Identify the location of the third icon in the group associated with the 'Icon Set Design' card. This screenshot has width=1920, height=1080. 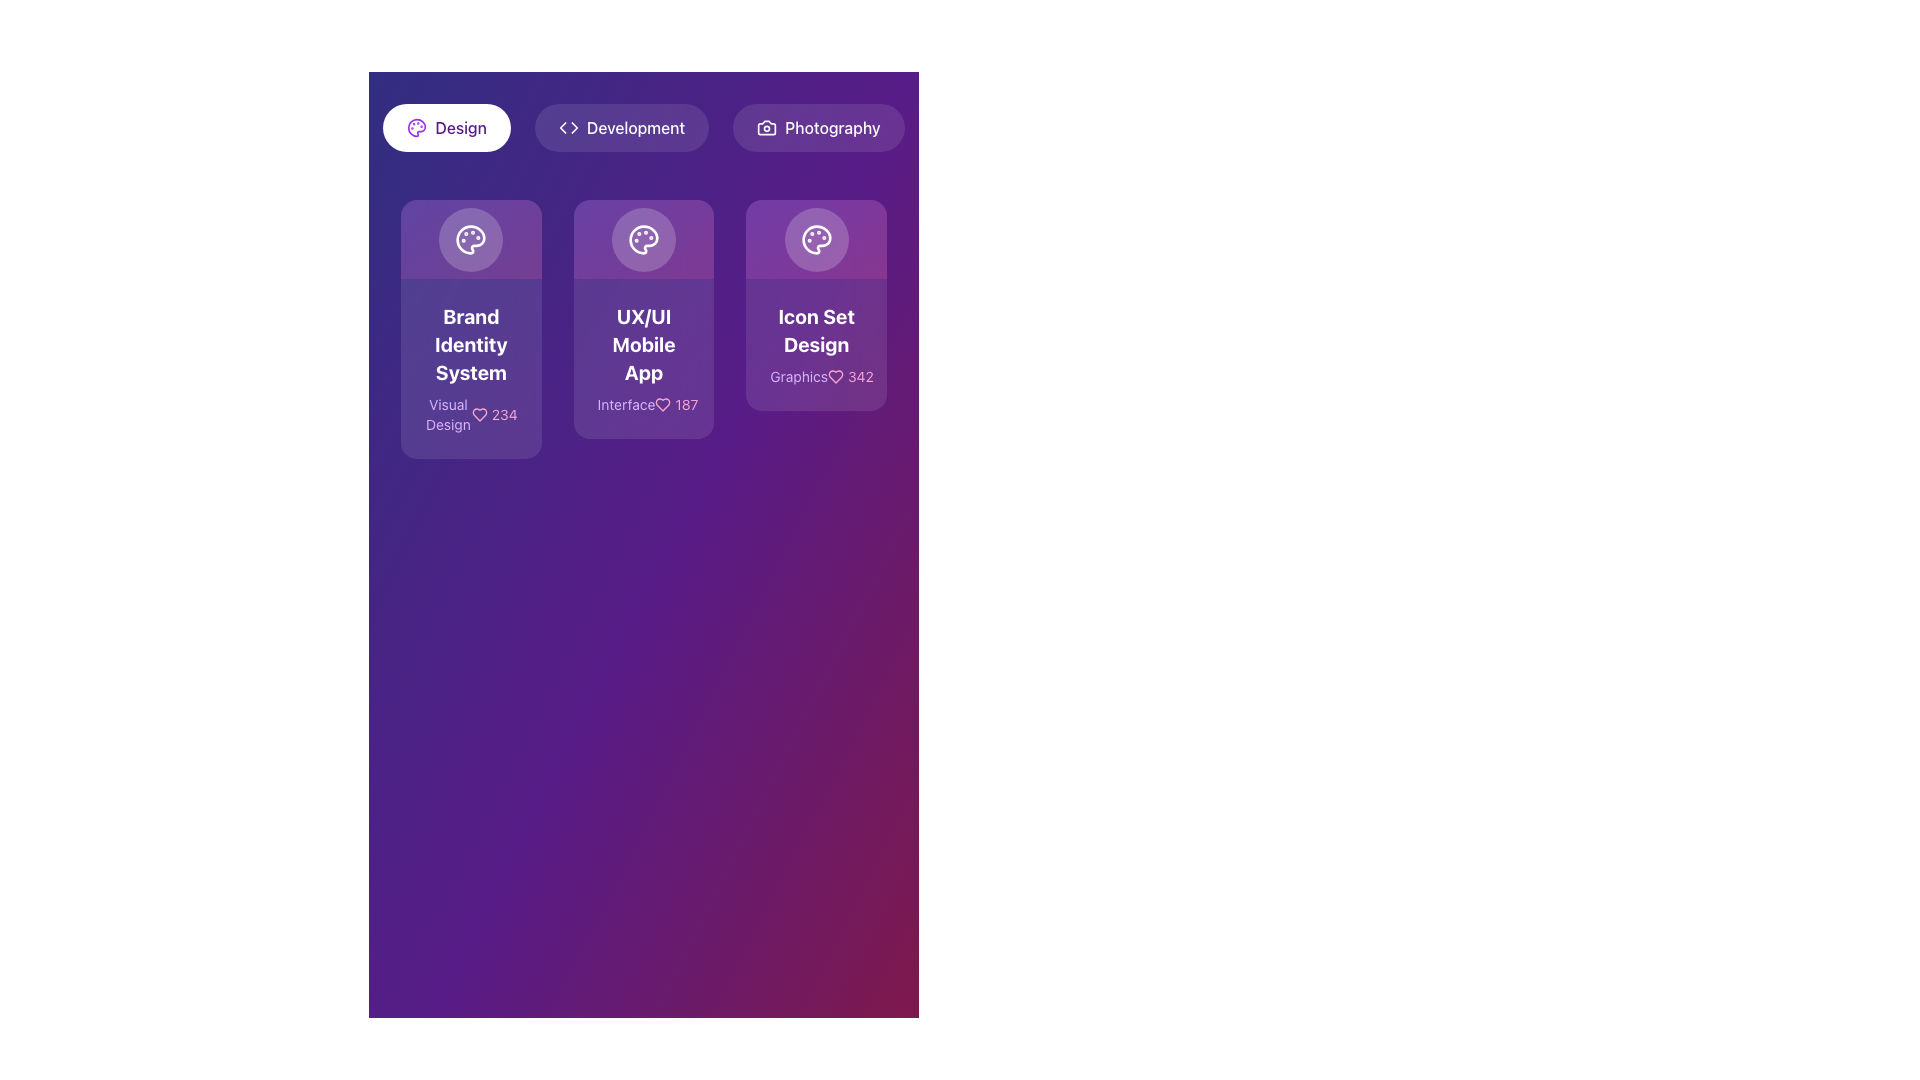
(816, 238).